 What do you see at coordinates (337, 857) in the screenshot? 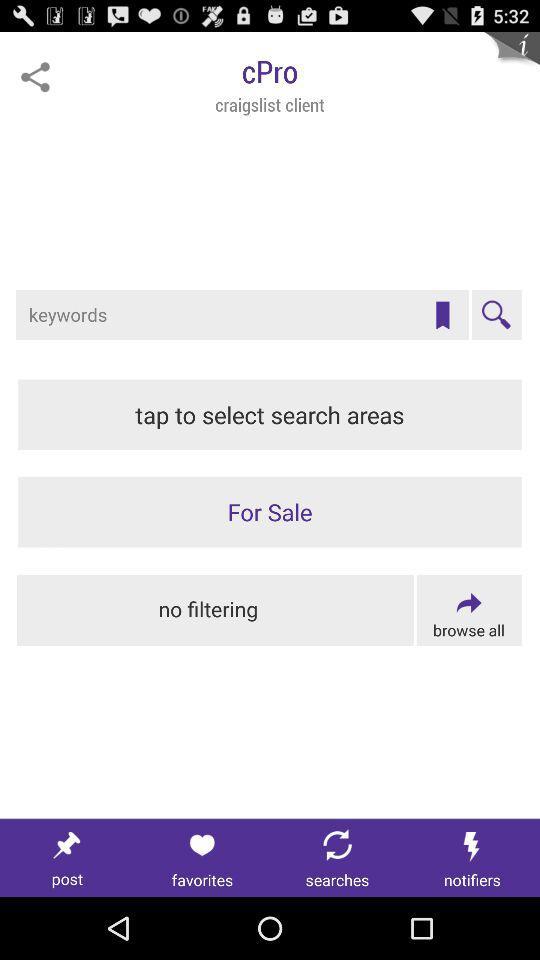
I see `refresh search` at bounding box center [337, 857].